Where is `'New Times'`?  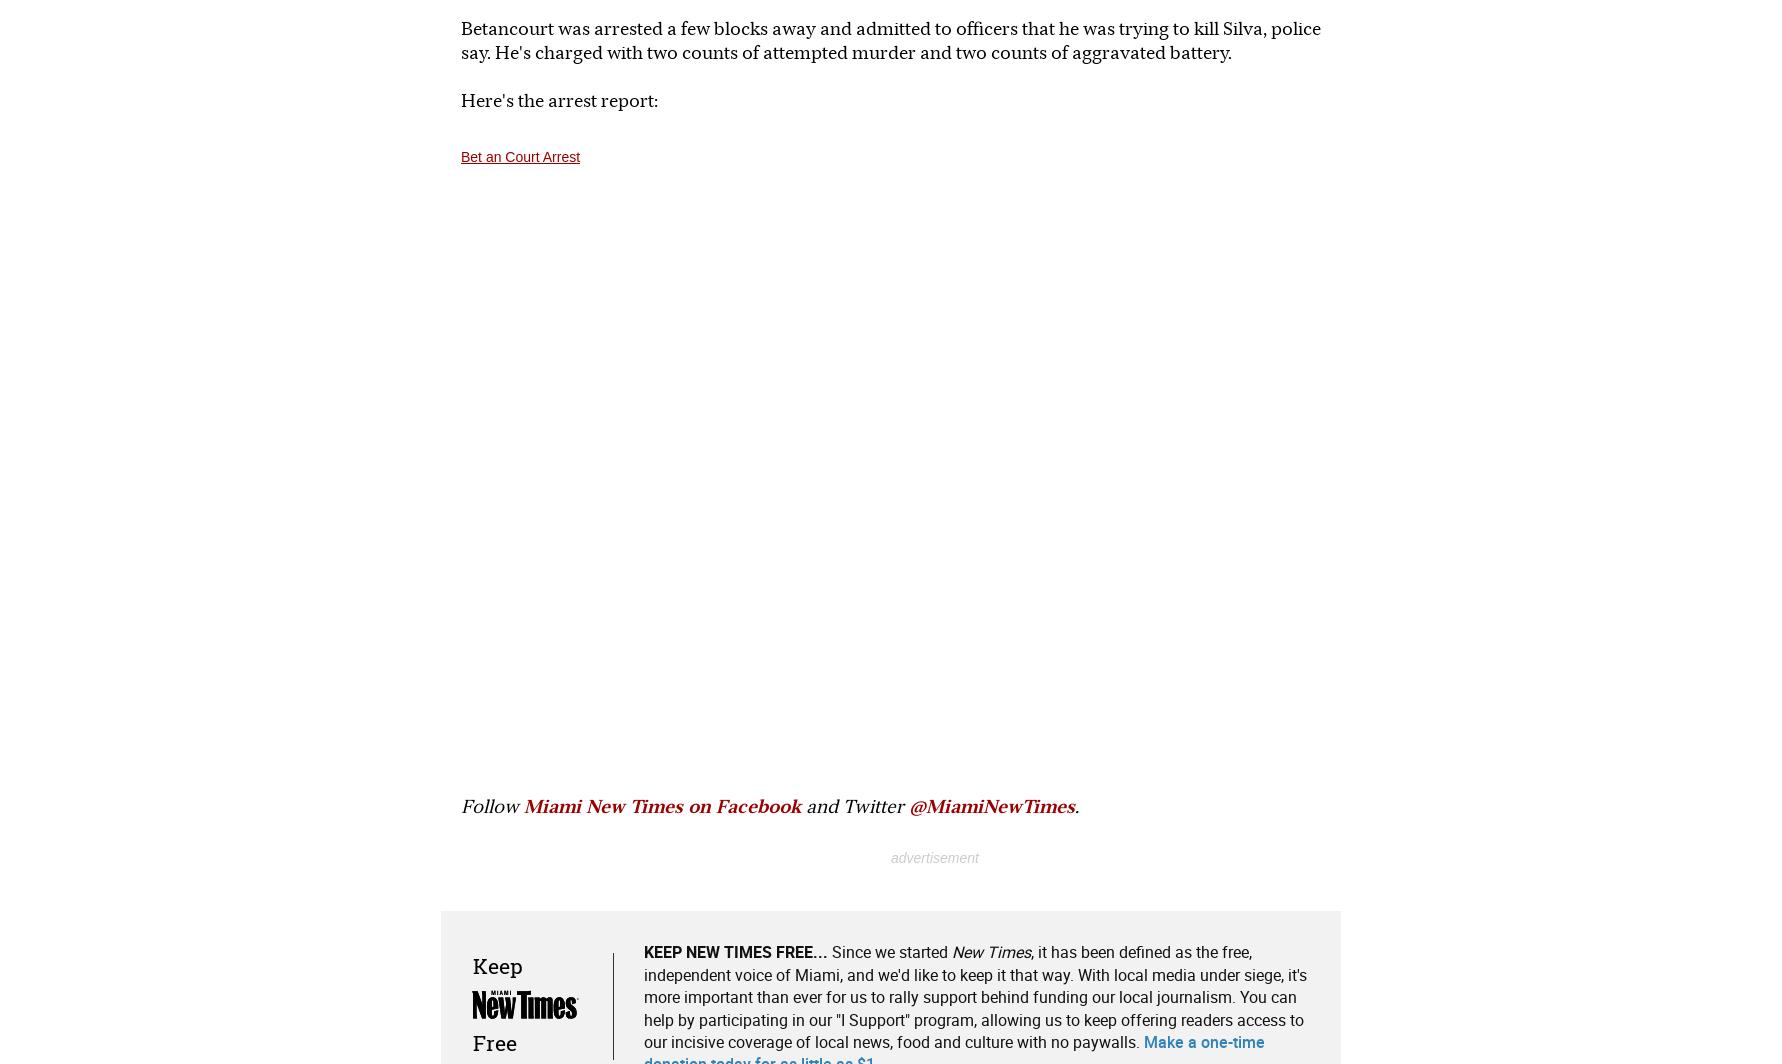
'New Times' is located at coordinates (951, 951).